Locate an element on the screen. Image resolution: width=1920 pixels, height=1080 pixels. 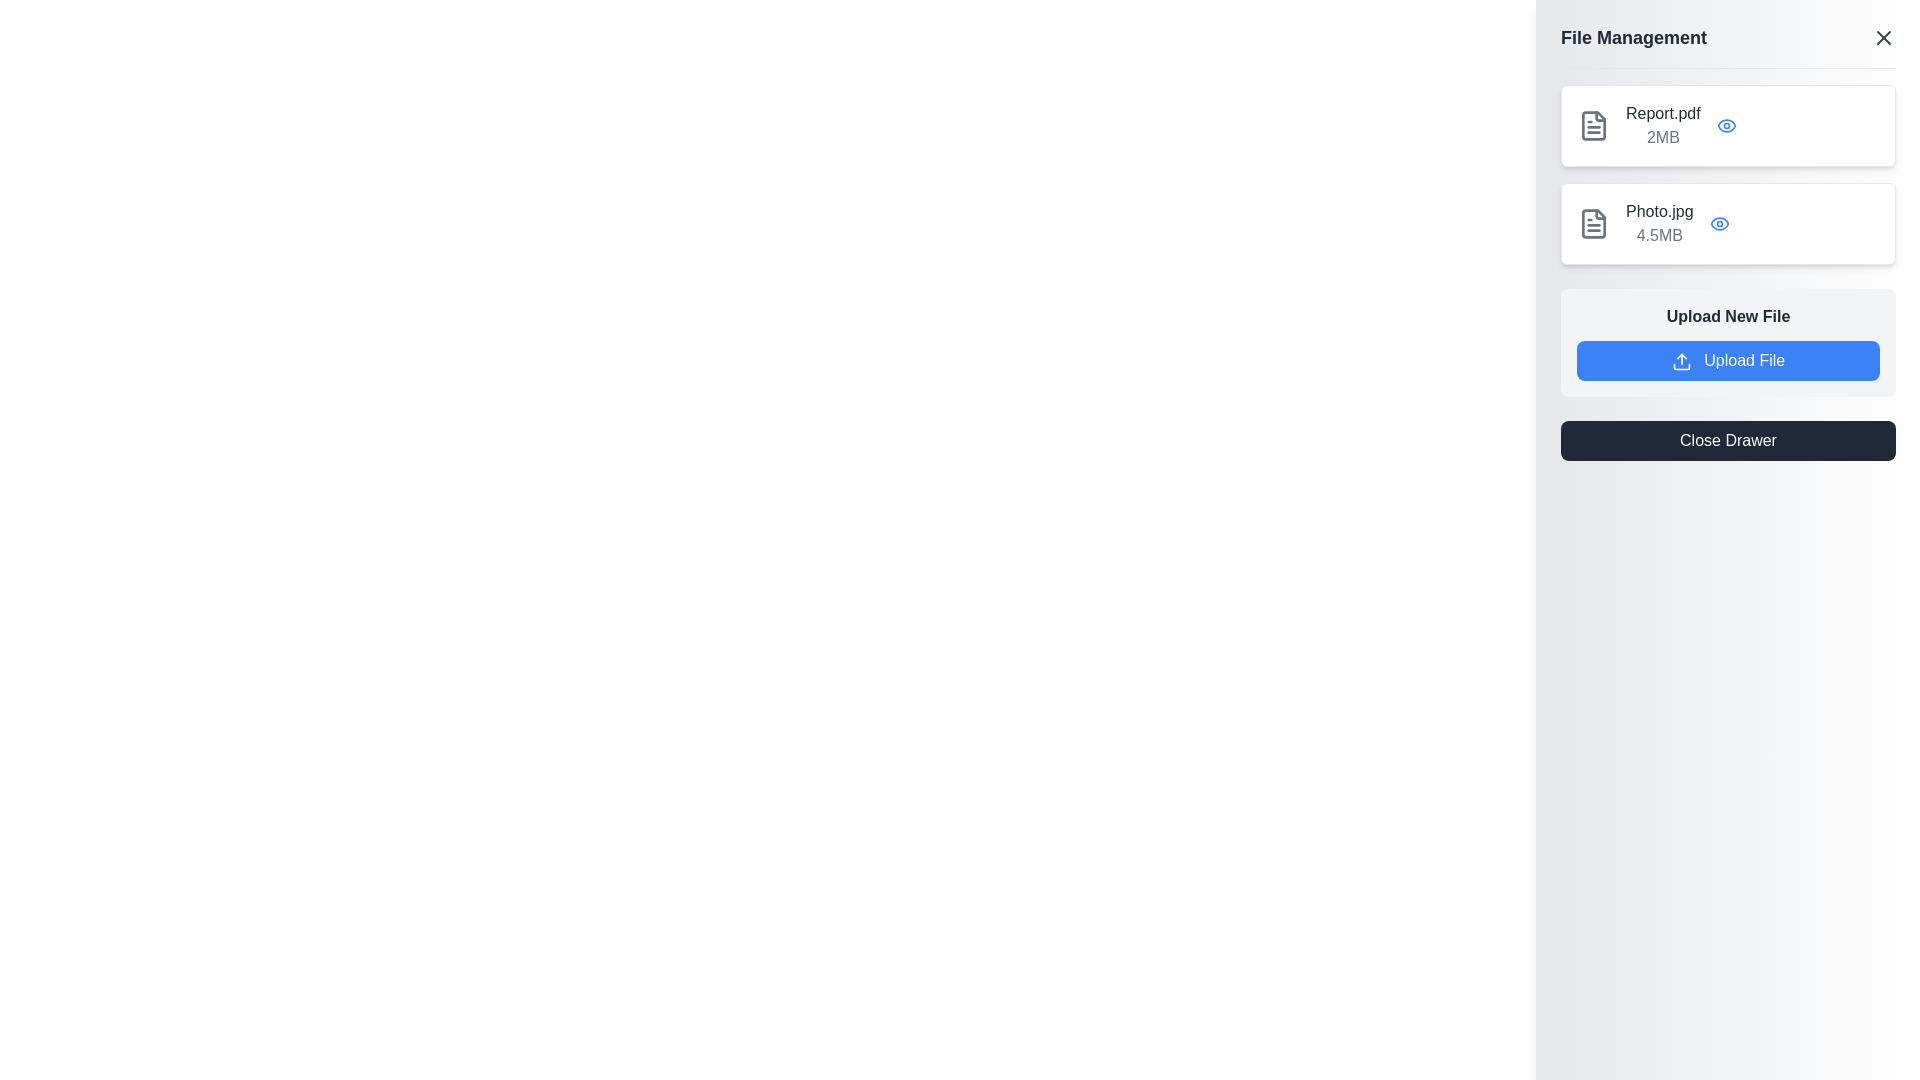
the decorative upload icon located inside the 'Upload File' button, positioned to the left of the text label 'Upload File' is located at coordinates (1680, 361).